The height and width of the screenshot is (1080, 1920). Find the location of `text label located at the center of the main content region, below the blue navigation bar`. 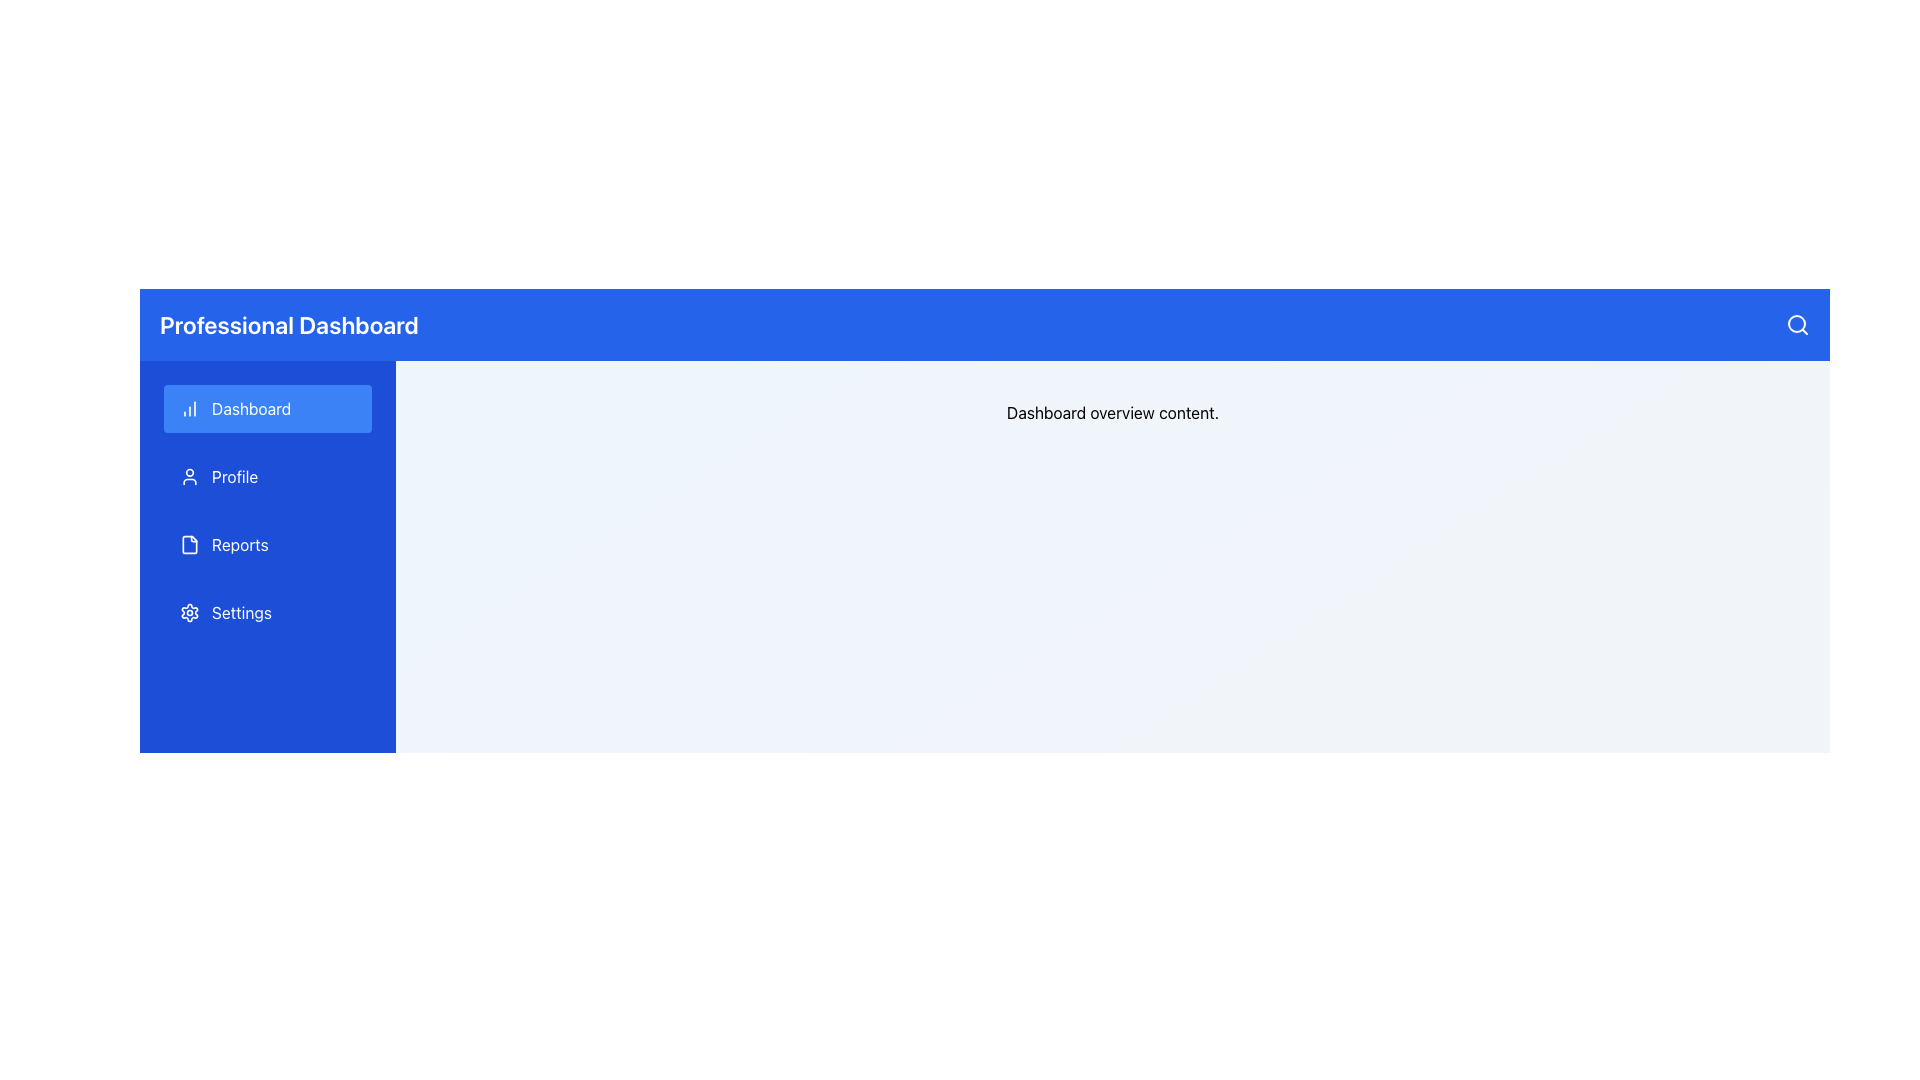

text label located at the center of the main content region, below the blue navigation bar is located at coordinates (1112, 411).